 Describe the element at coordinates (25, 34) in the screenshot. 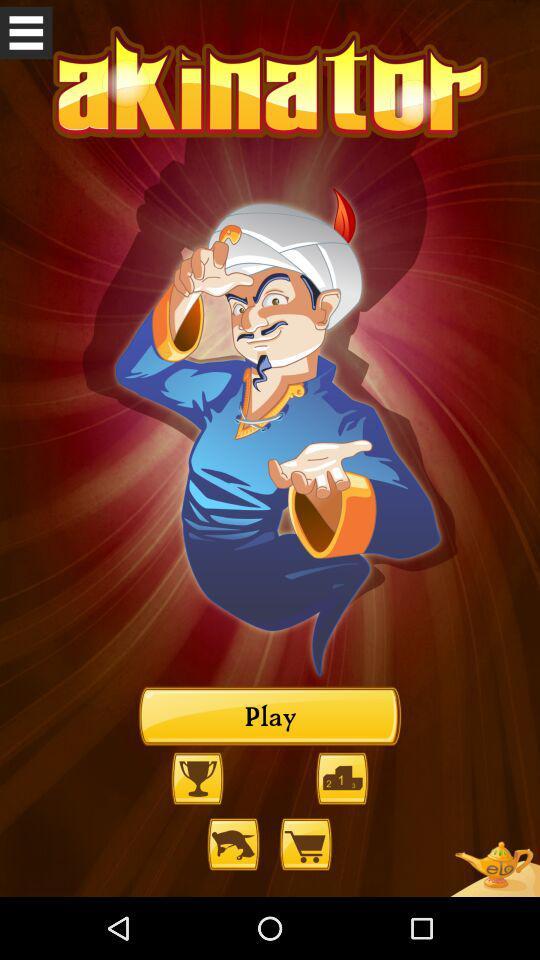

I see `the menu icon` at that location.